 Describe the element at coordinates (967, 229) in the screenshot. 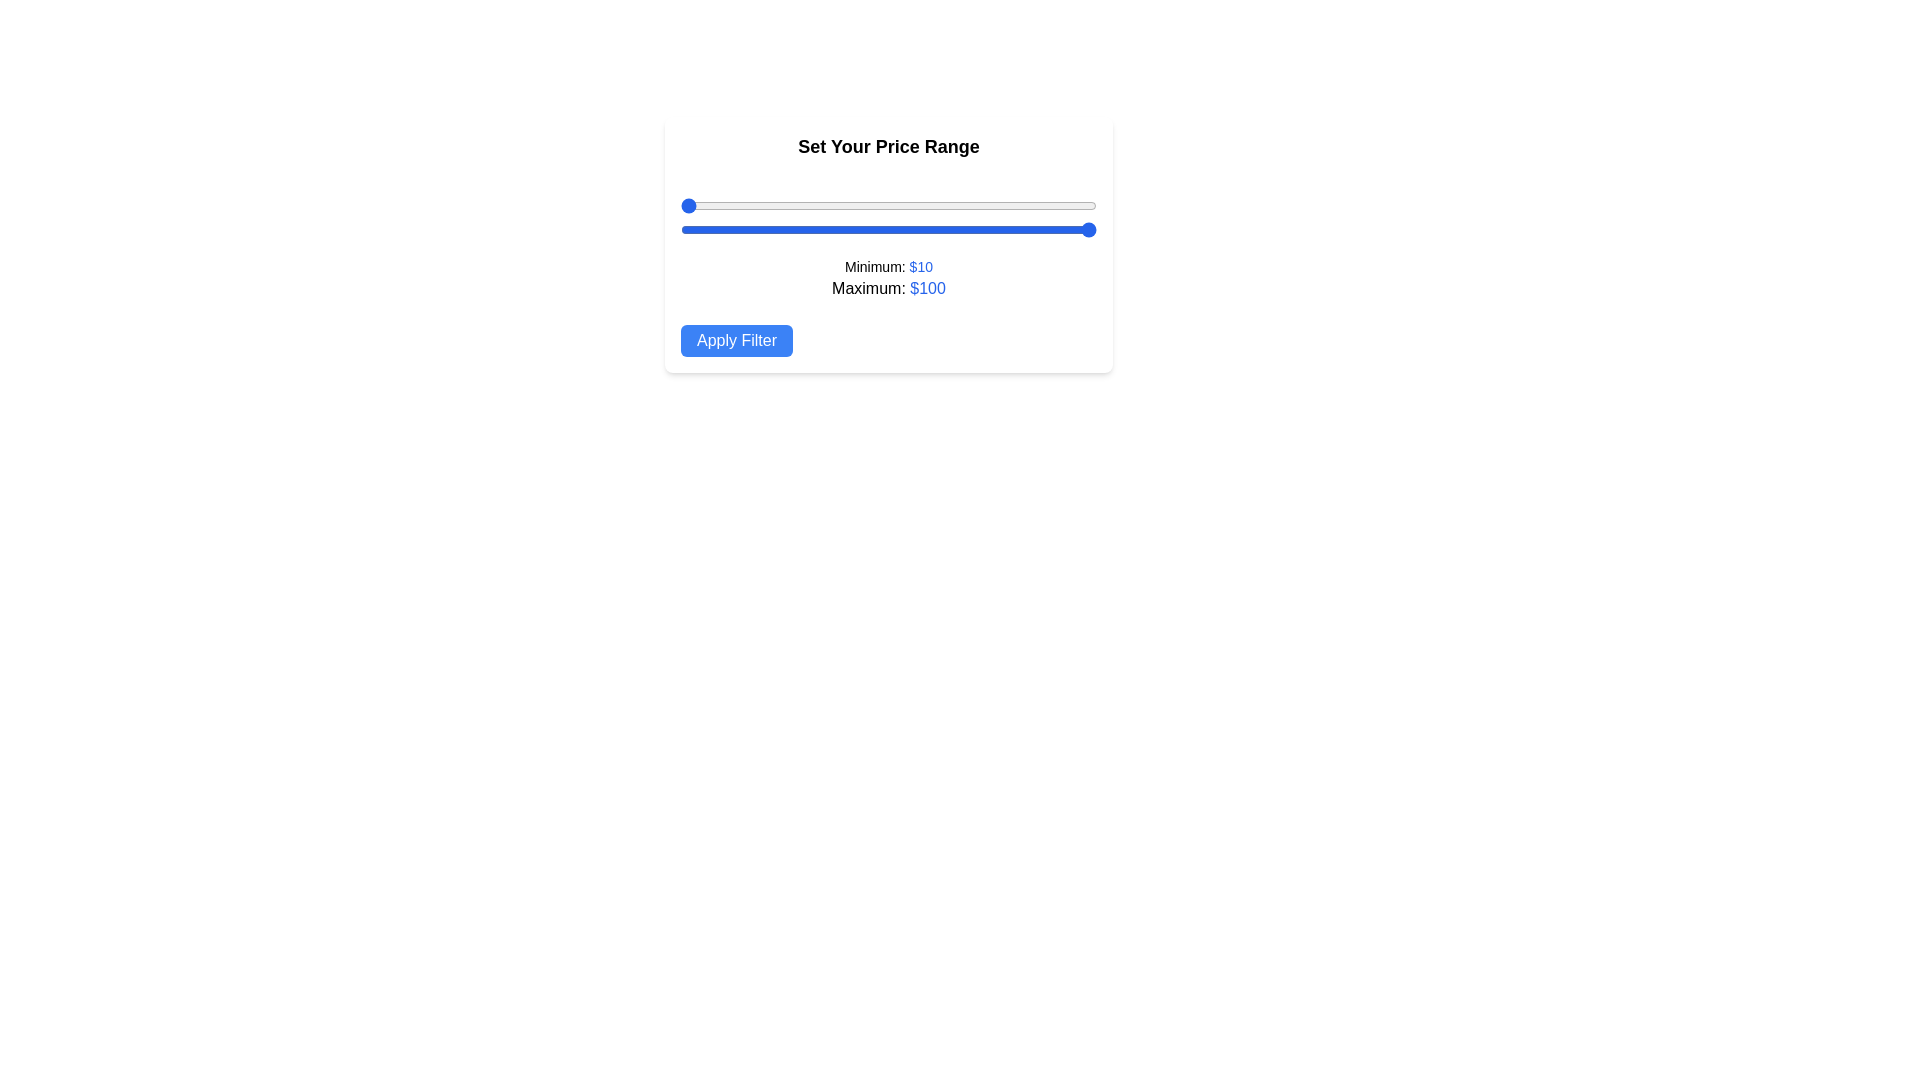

I see `the slider` at that location.